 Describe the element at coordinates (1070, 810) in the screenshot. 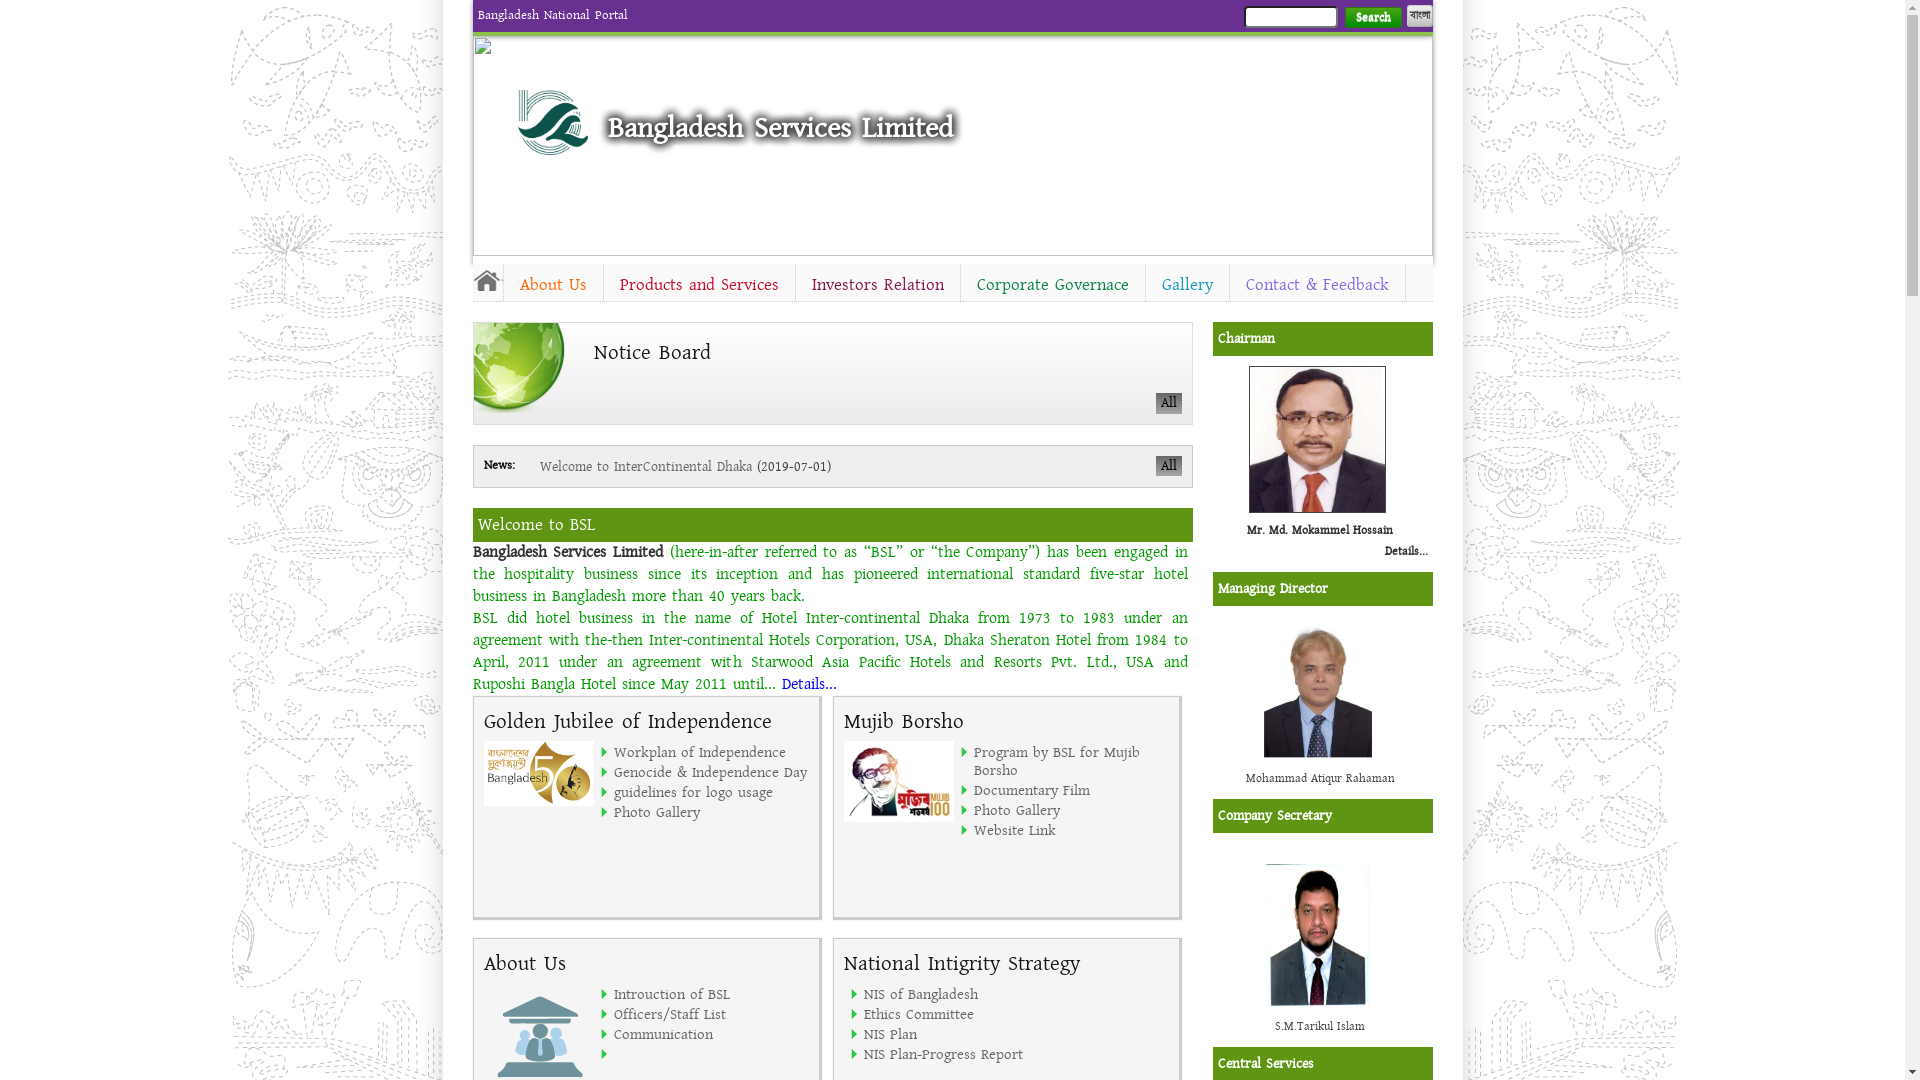

I see `'Photo Gallery'` at that location.